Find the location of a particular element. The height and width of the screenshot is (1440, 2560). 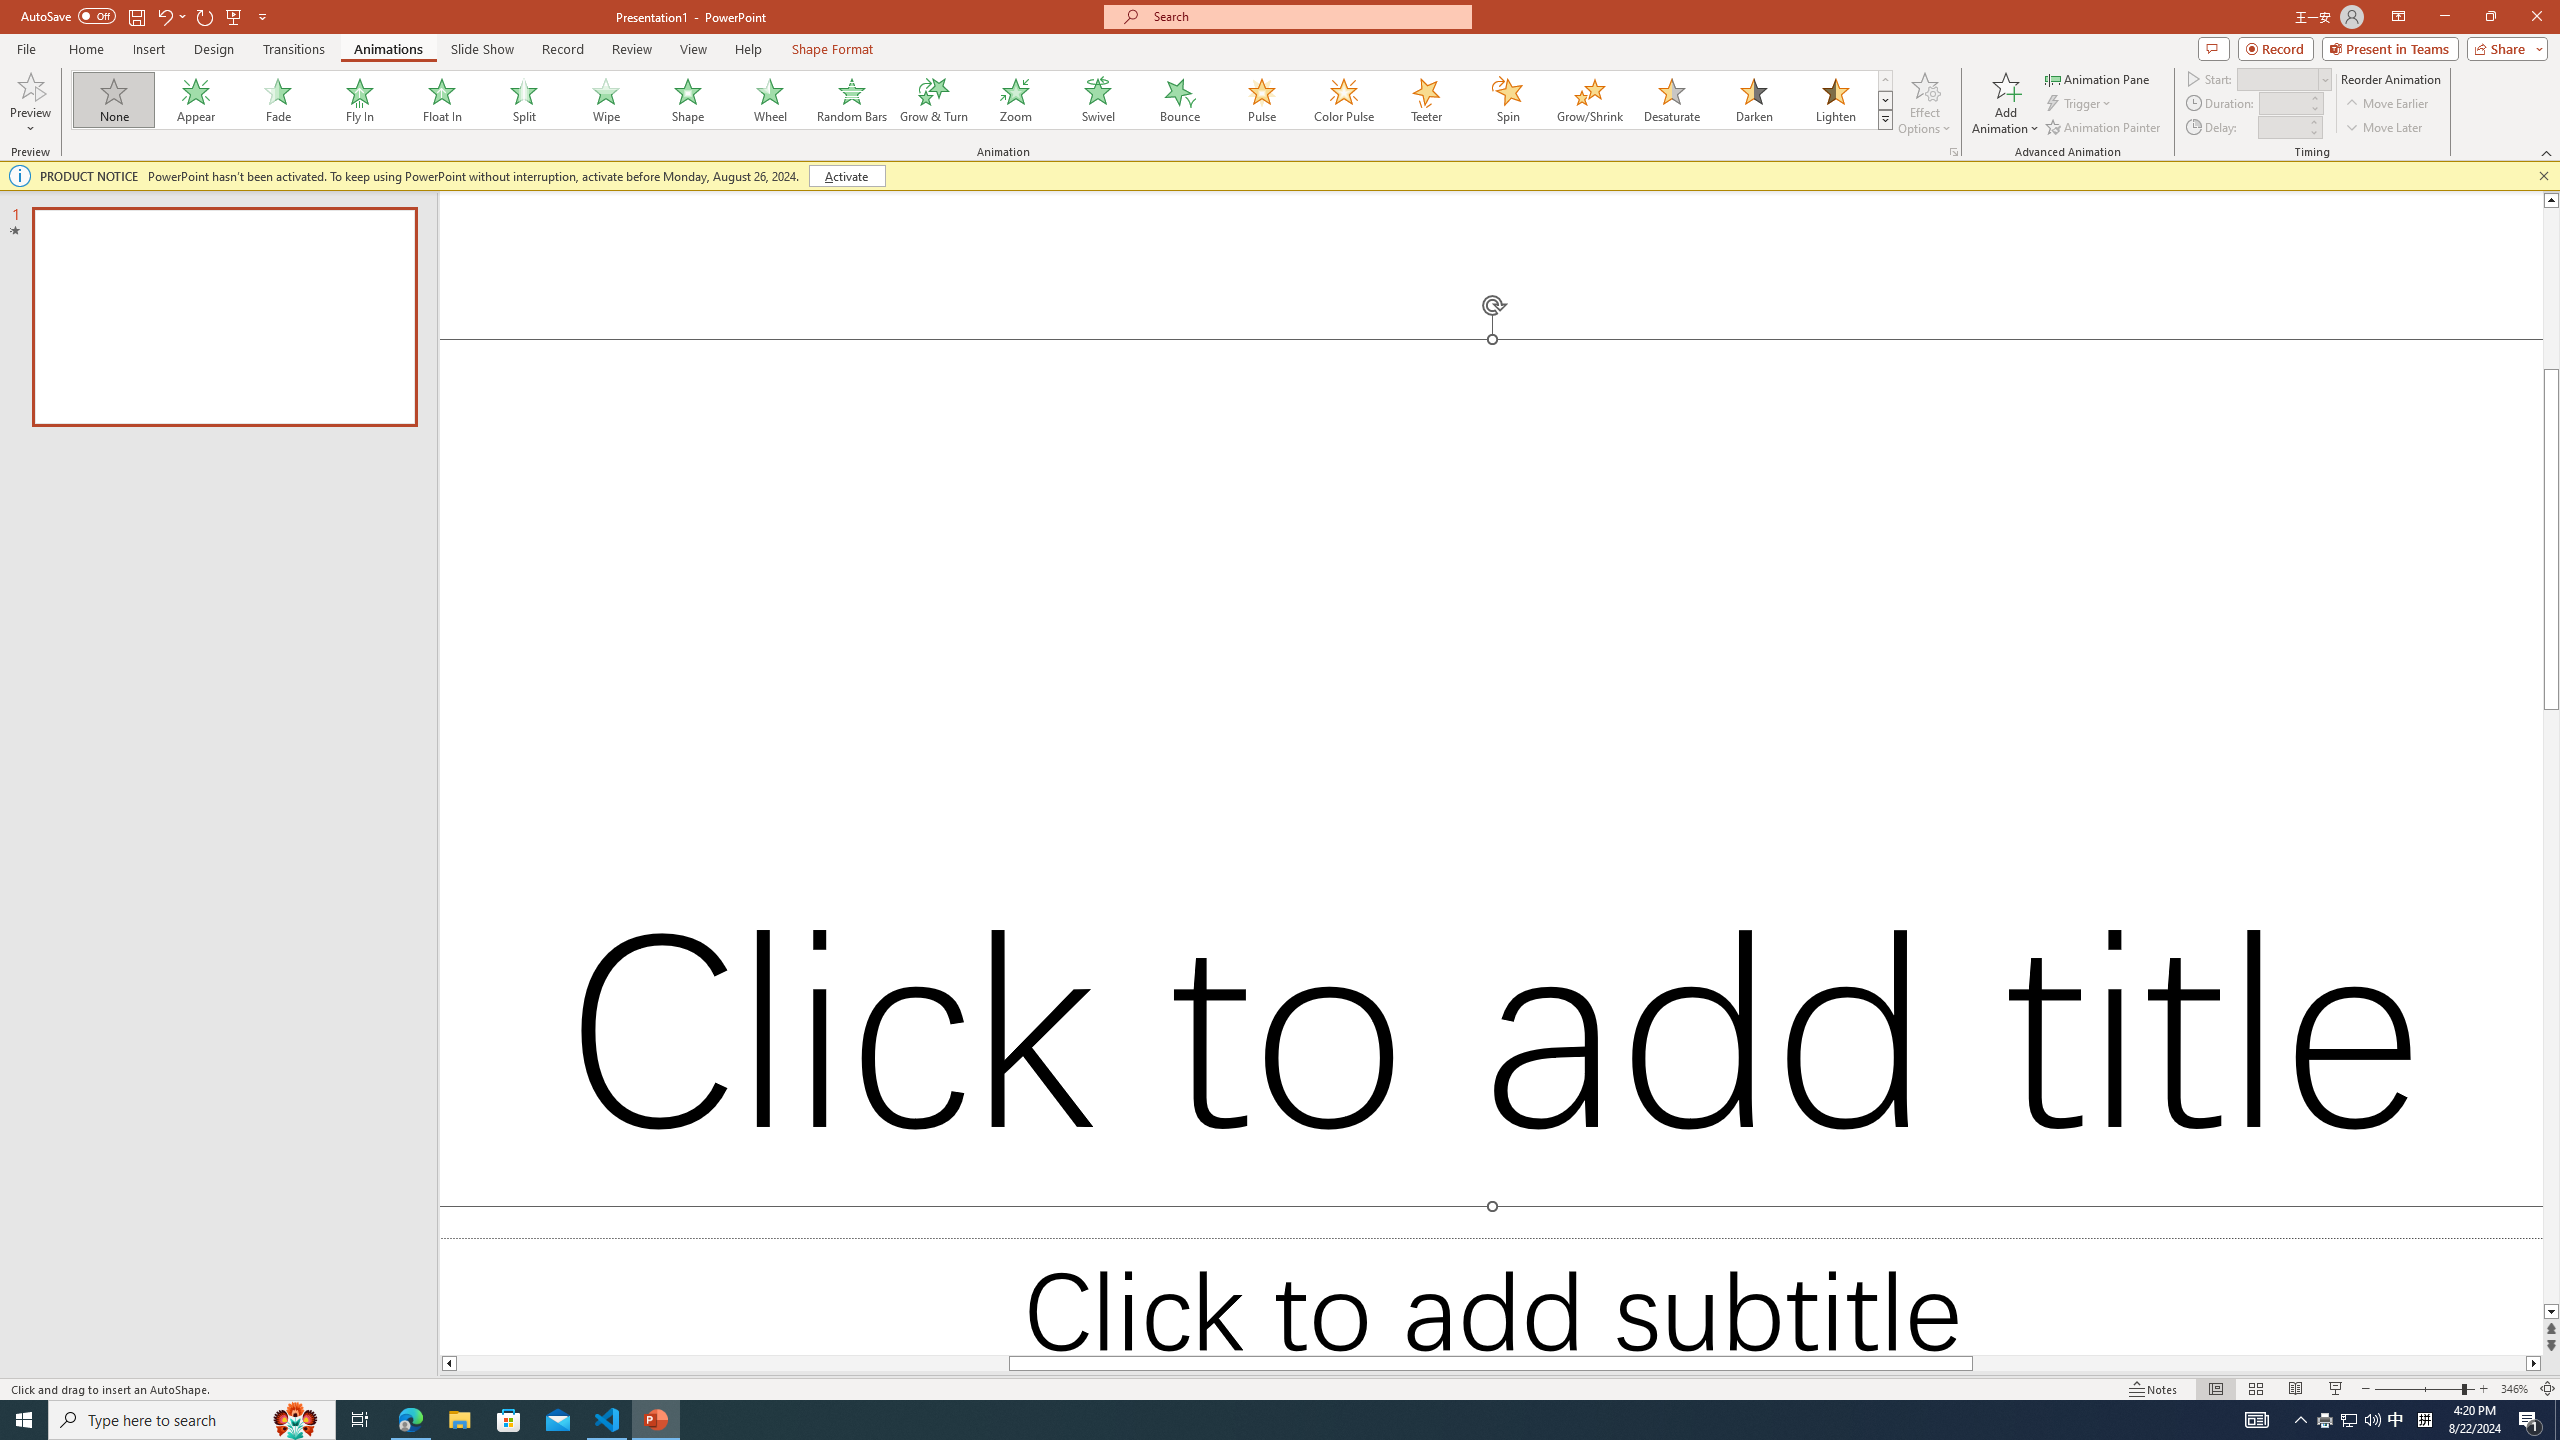

'Animation Delay' is located at coordinates (2279, 126).